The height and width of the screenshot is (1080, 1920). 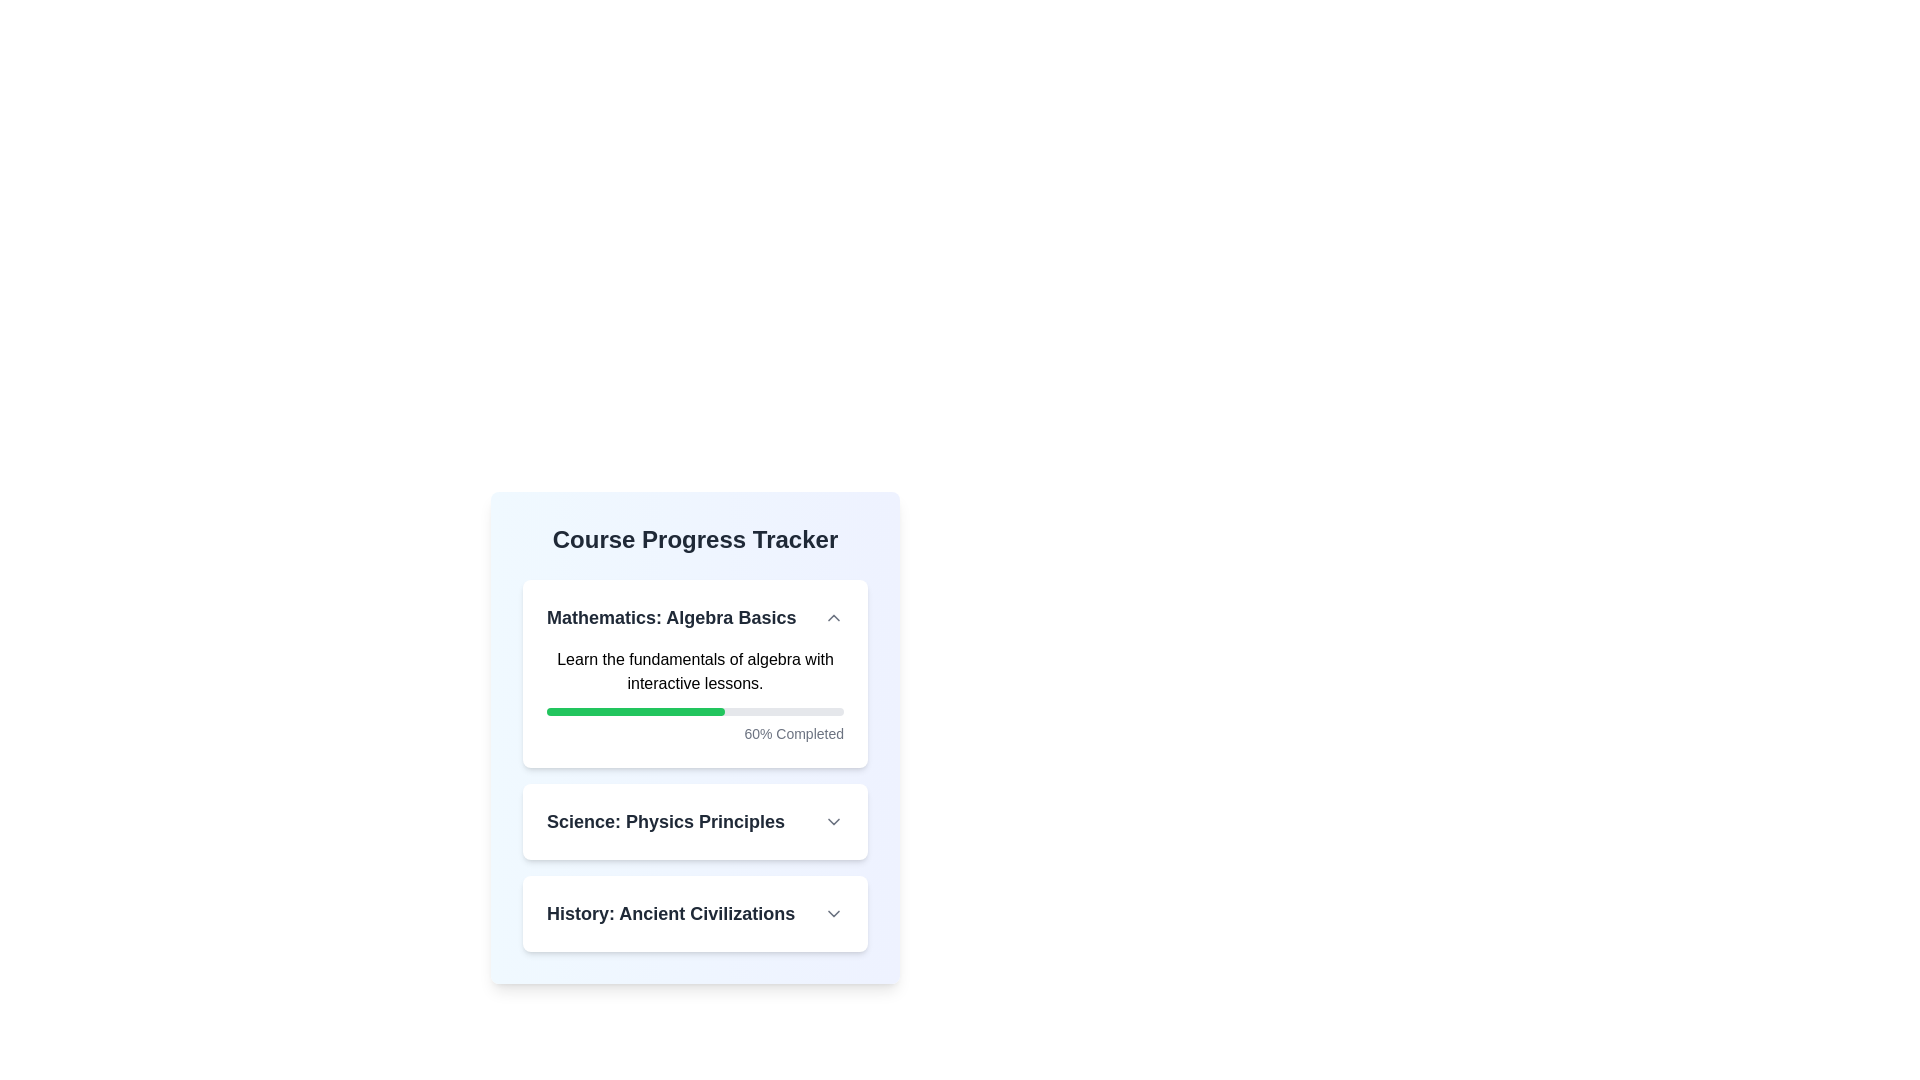 What do you see at coordinates (635, 711) in the screenshot?
I see `the progress bar indicating 60% completion in the 'Course Progress Tracker' card located beneath the course title and description` at bounding box center [635, 711].